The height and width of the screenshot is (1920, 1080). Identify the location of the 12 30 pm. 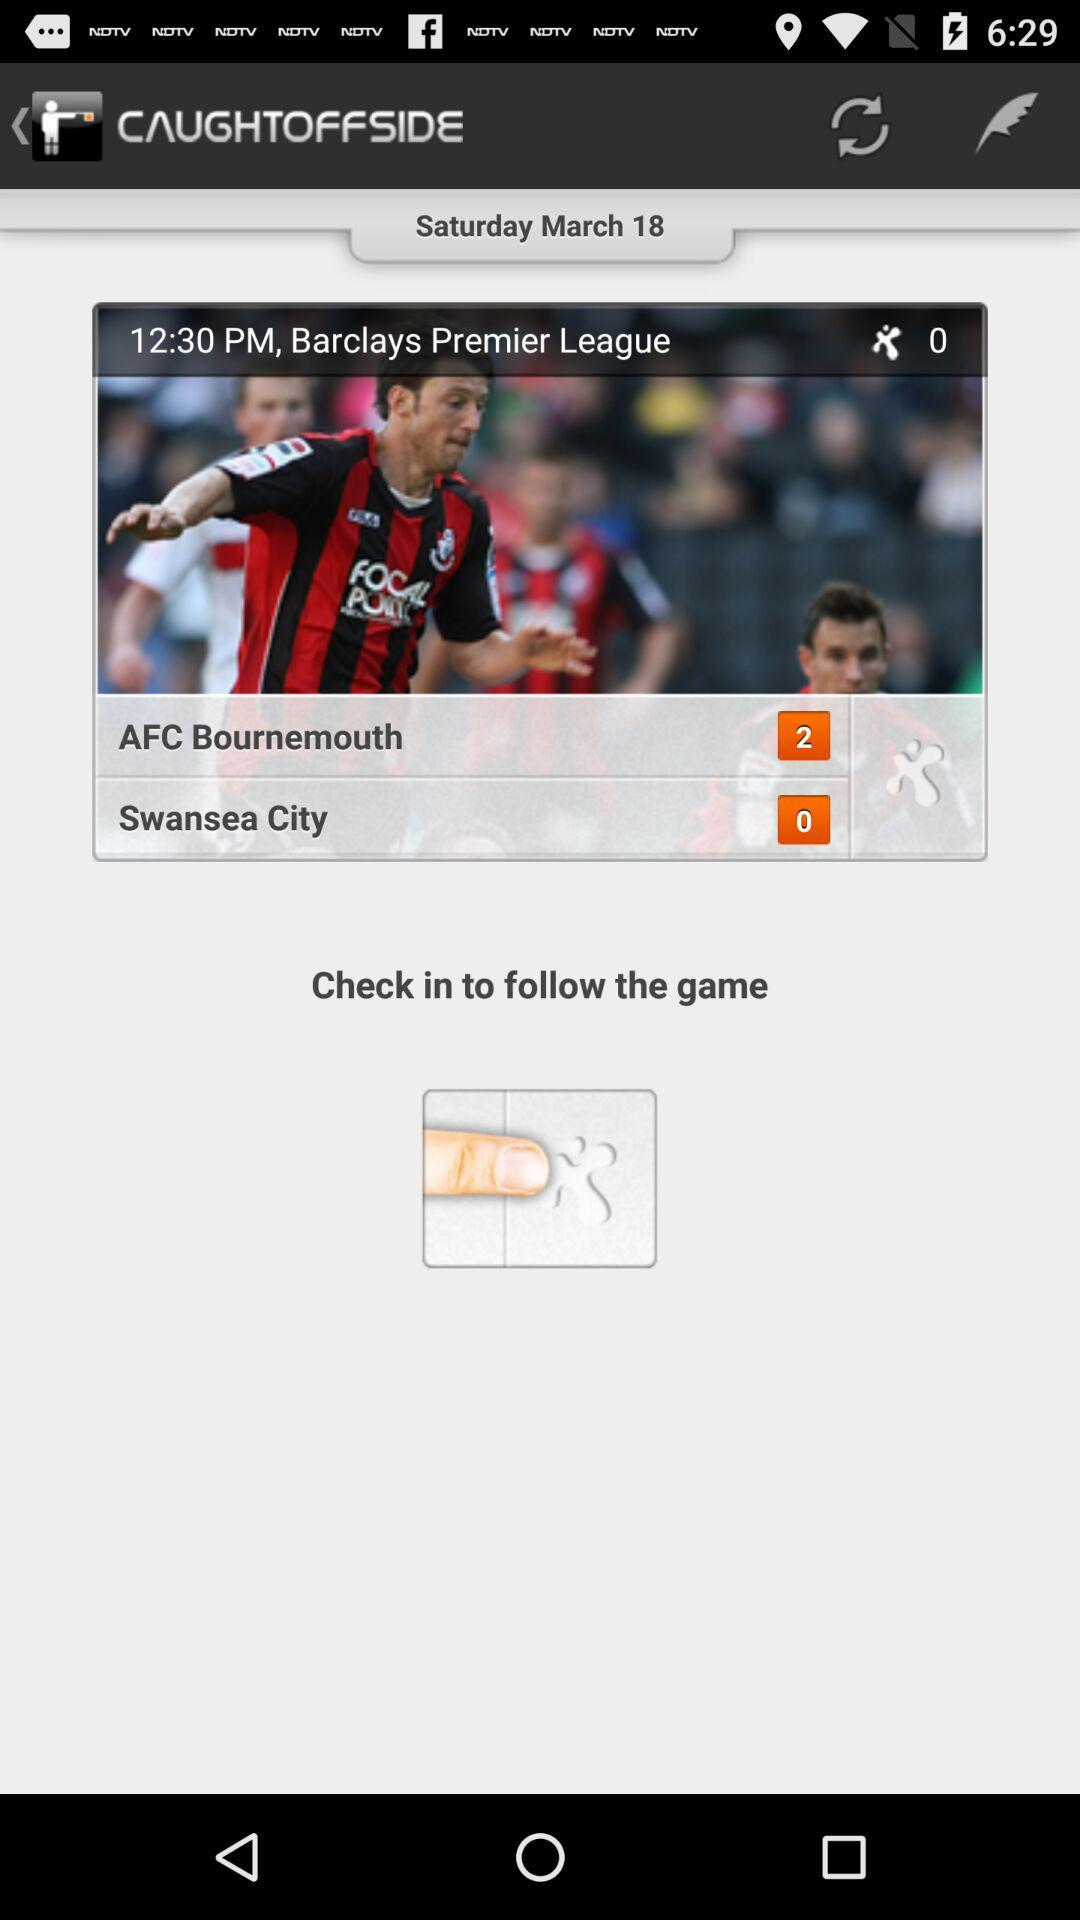
(481, 339).